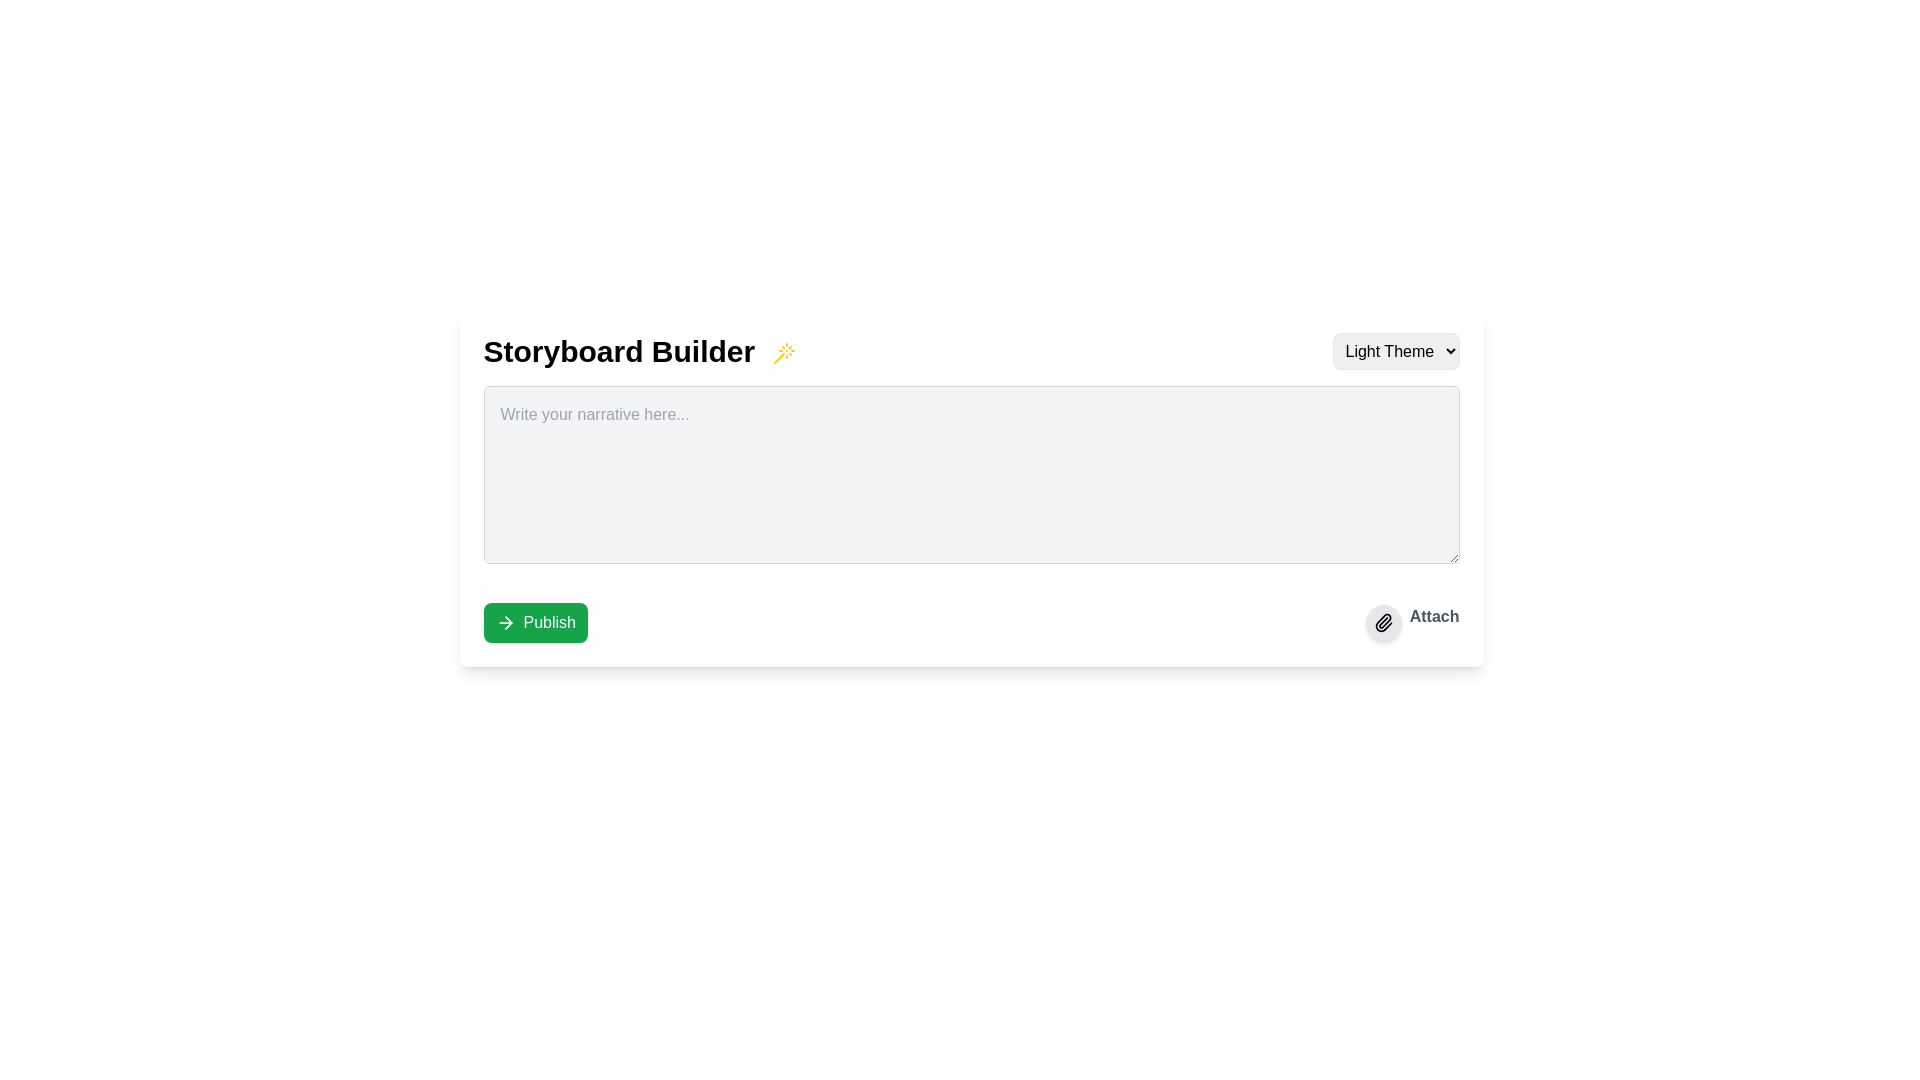 Image resolution: width=1920 pixels, height=1080 pixels. What do you see at coordinates (505, 622) in the screenshot?
I see `the right-pointing arrow icon located within the green 'Publish' button to identify the button's function` at bounding box center [505, 622].